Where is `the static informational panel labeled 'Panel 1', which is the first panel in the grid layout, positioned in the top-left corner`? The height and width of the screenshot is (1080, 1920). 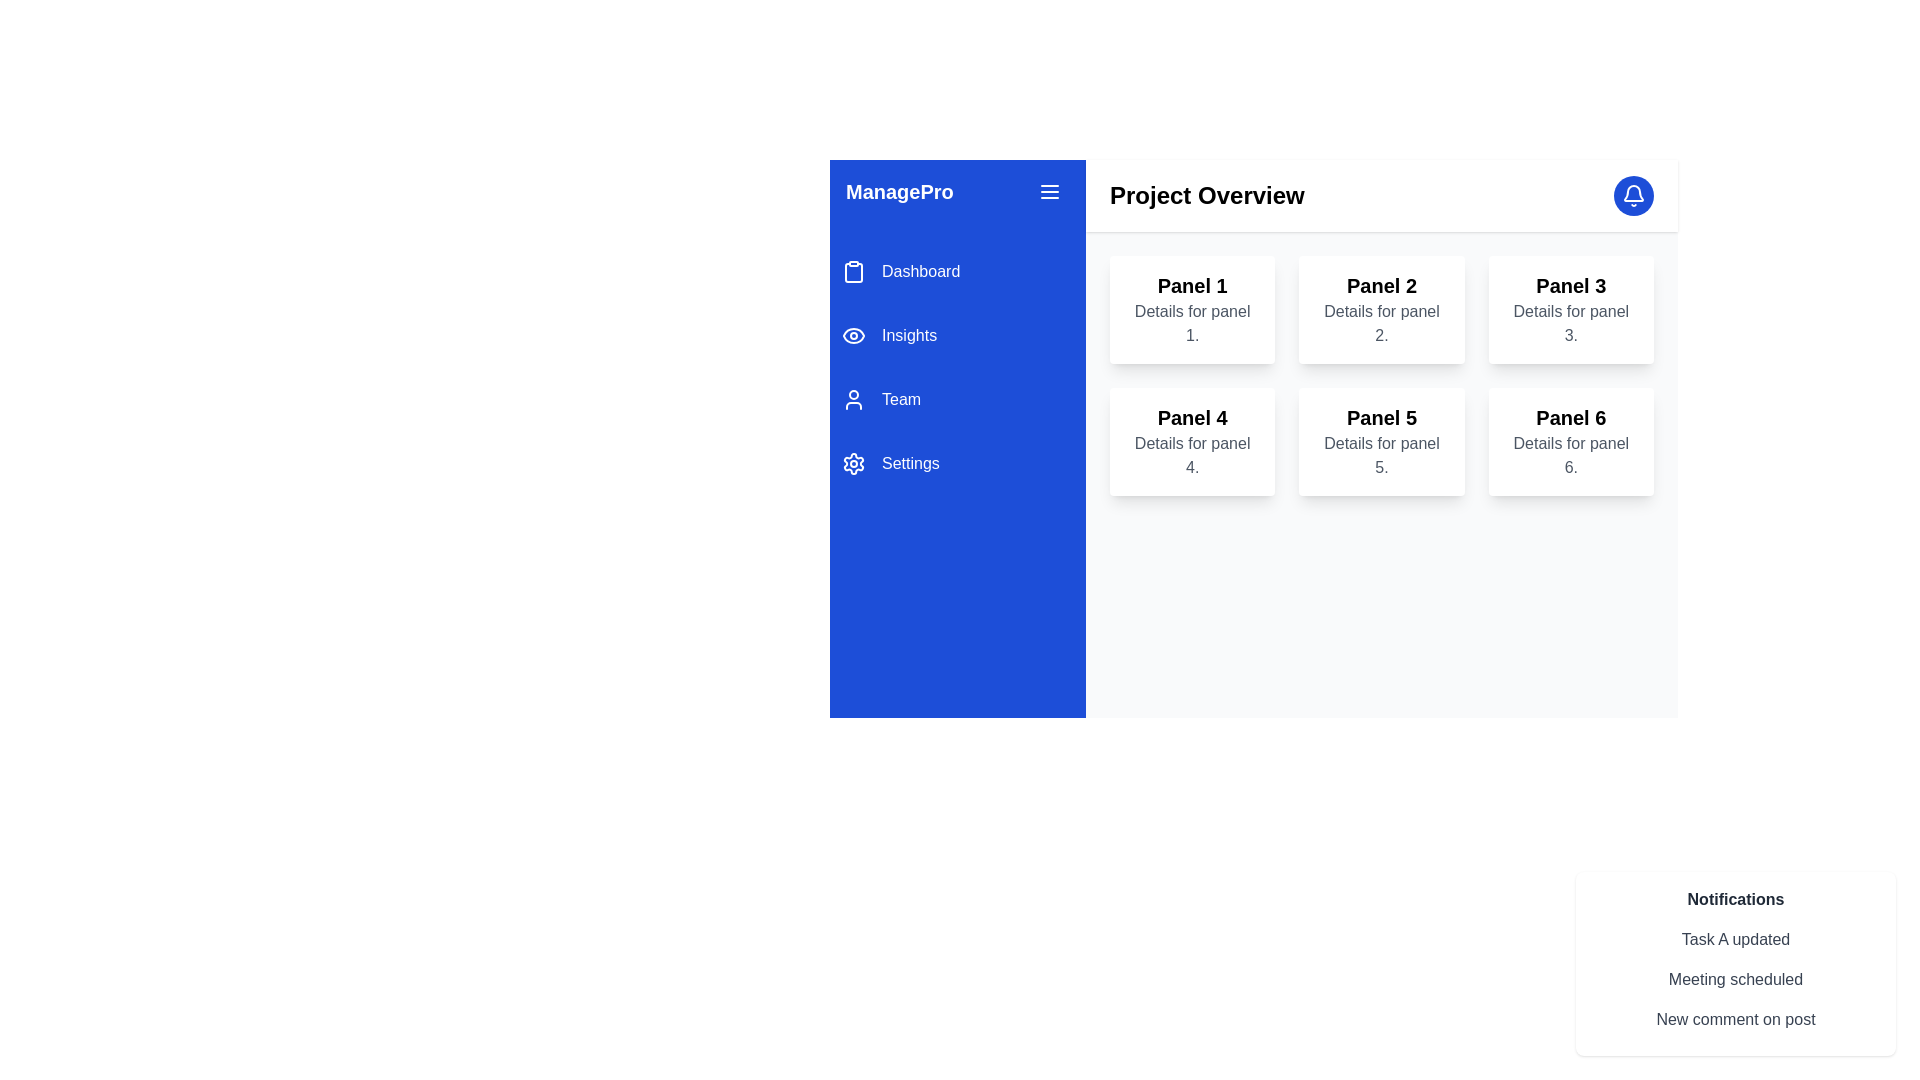
the static informational panel labeled 'Panel 1', which is the first panel in the grid layout, positioned in the top-left corner is located at coordinates (1192, 309).